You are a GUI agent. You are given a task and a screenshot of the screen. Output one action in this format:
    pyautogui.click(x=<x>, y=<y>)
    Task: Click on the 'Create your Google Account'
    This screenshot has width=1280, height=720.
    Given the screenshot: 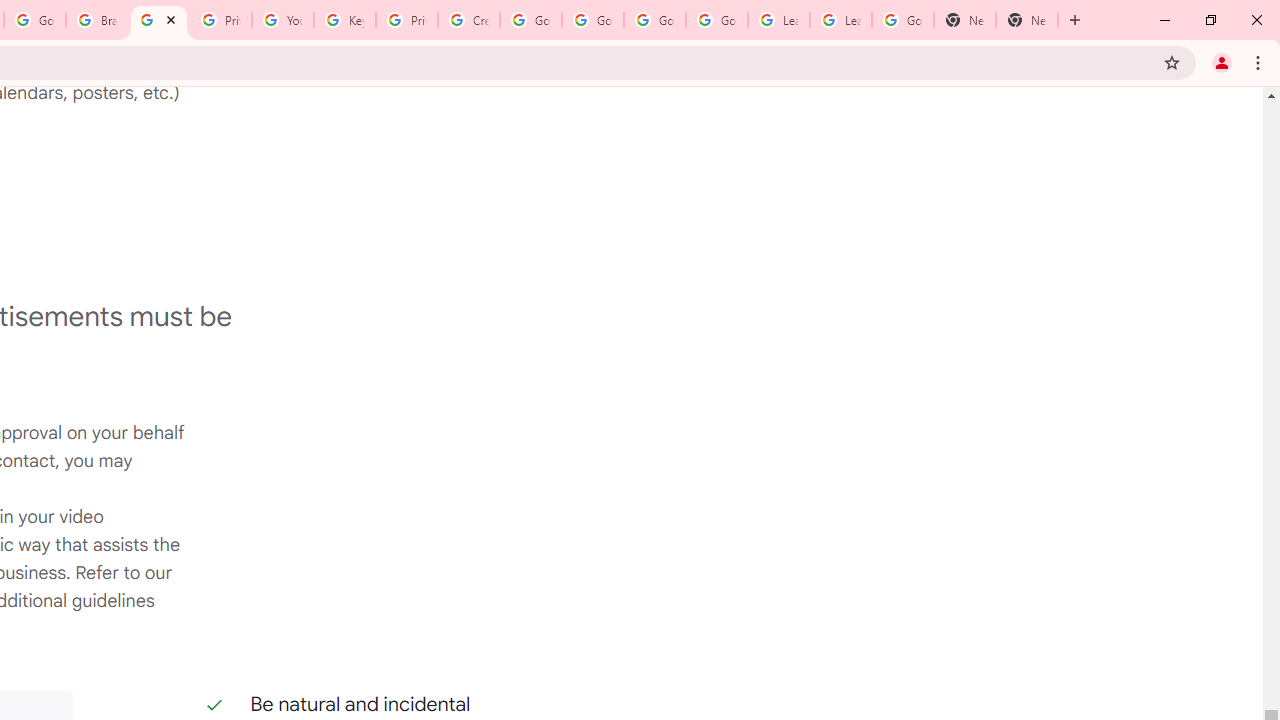 What is the action you would take?
    pyautogui.click(x=468, y=20)
    